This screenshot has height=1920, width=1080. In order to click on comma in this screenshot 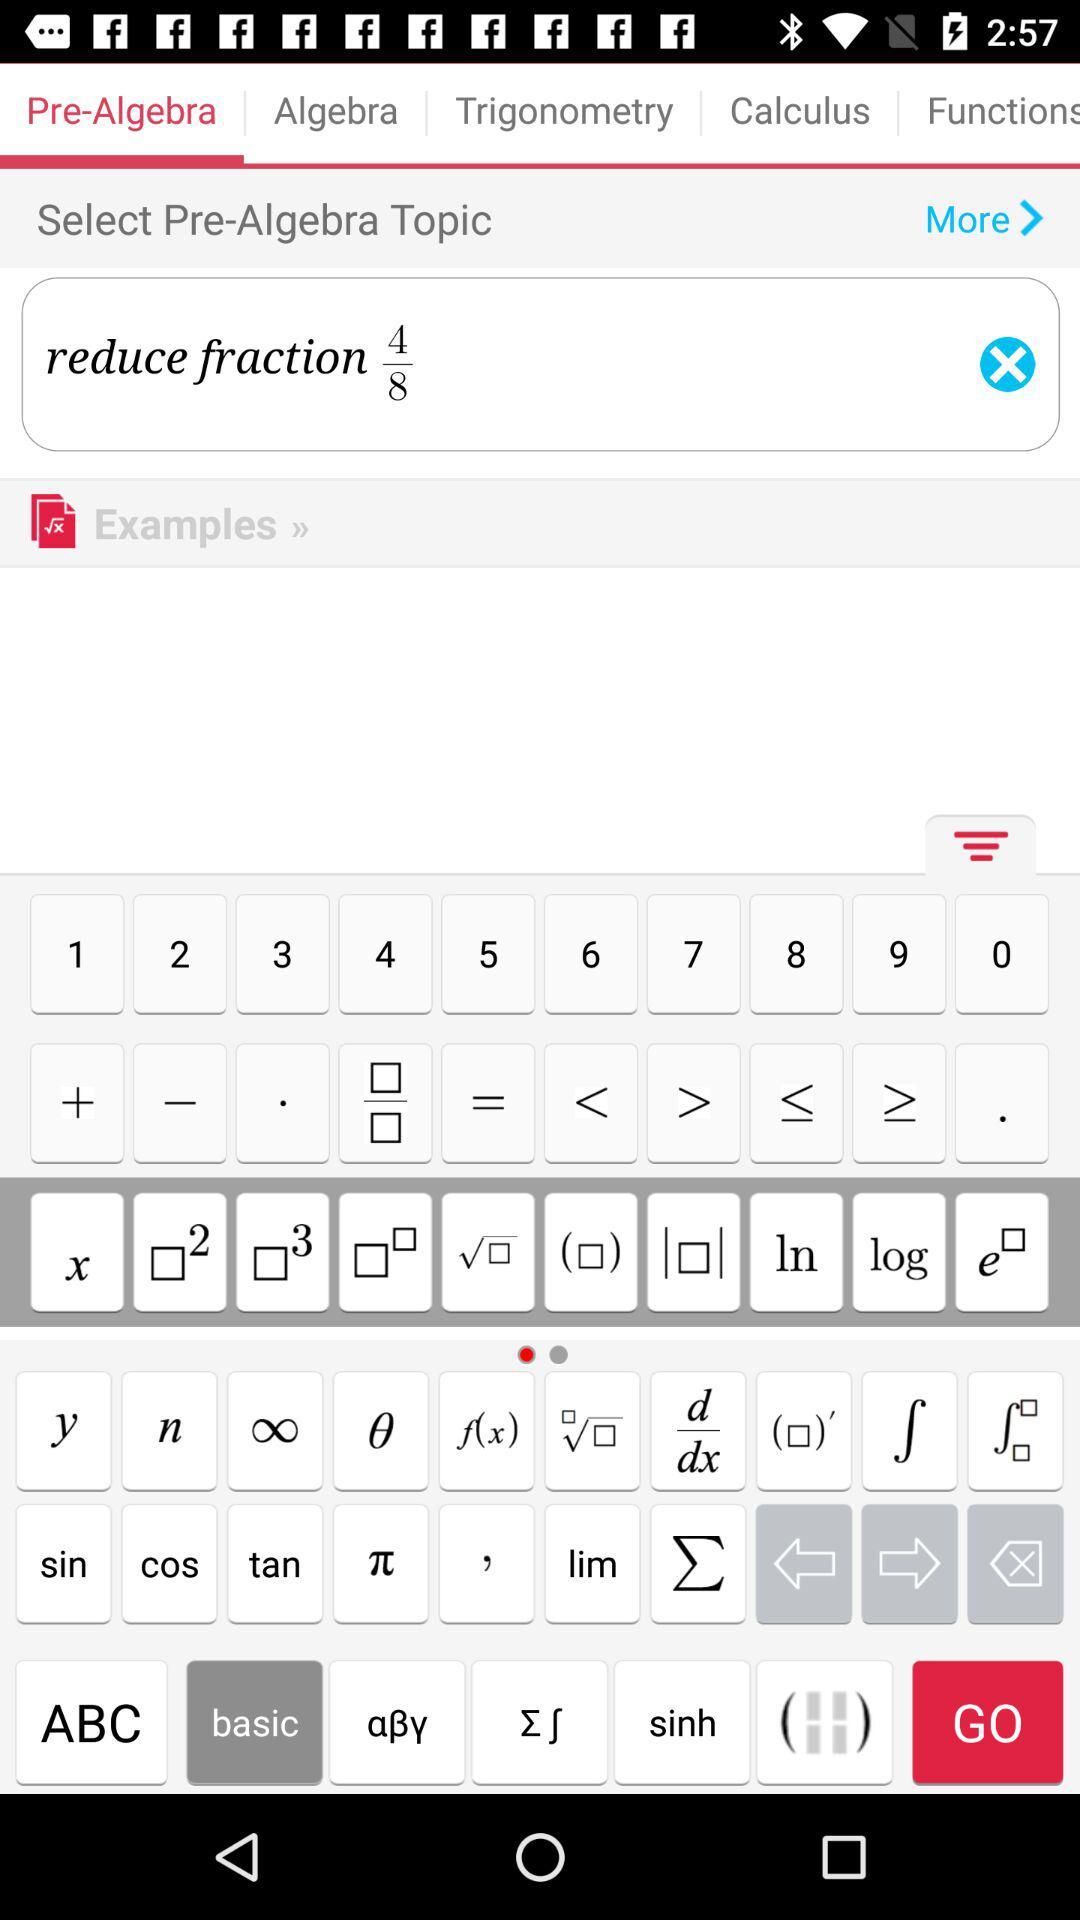, I will do `click(486, 1562)`.